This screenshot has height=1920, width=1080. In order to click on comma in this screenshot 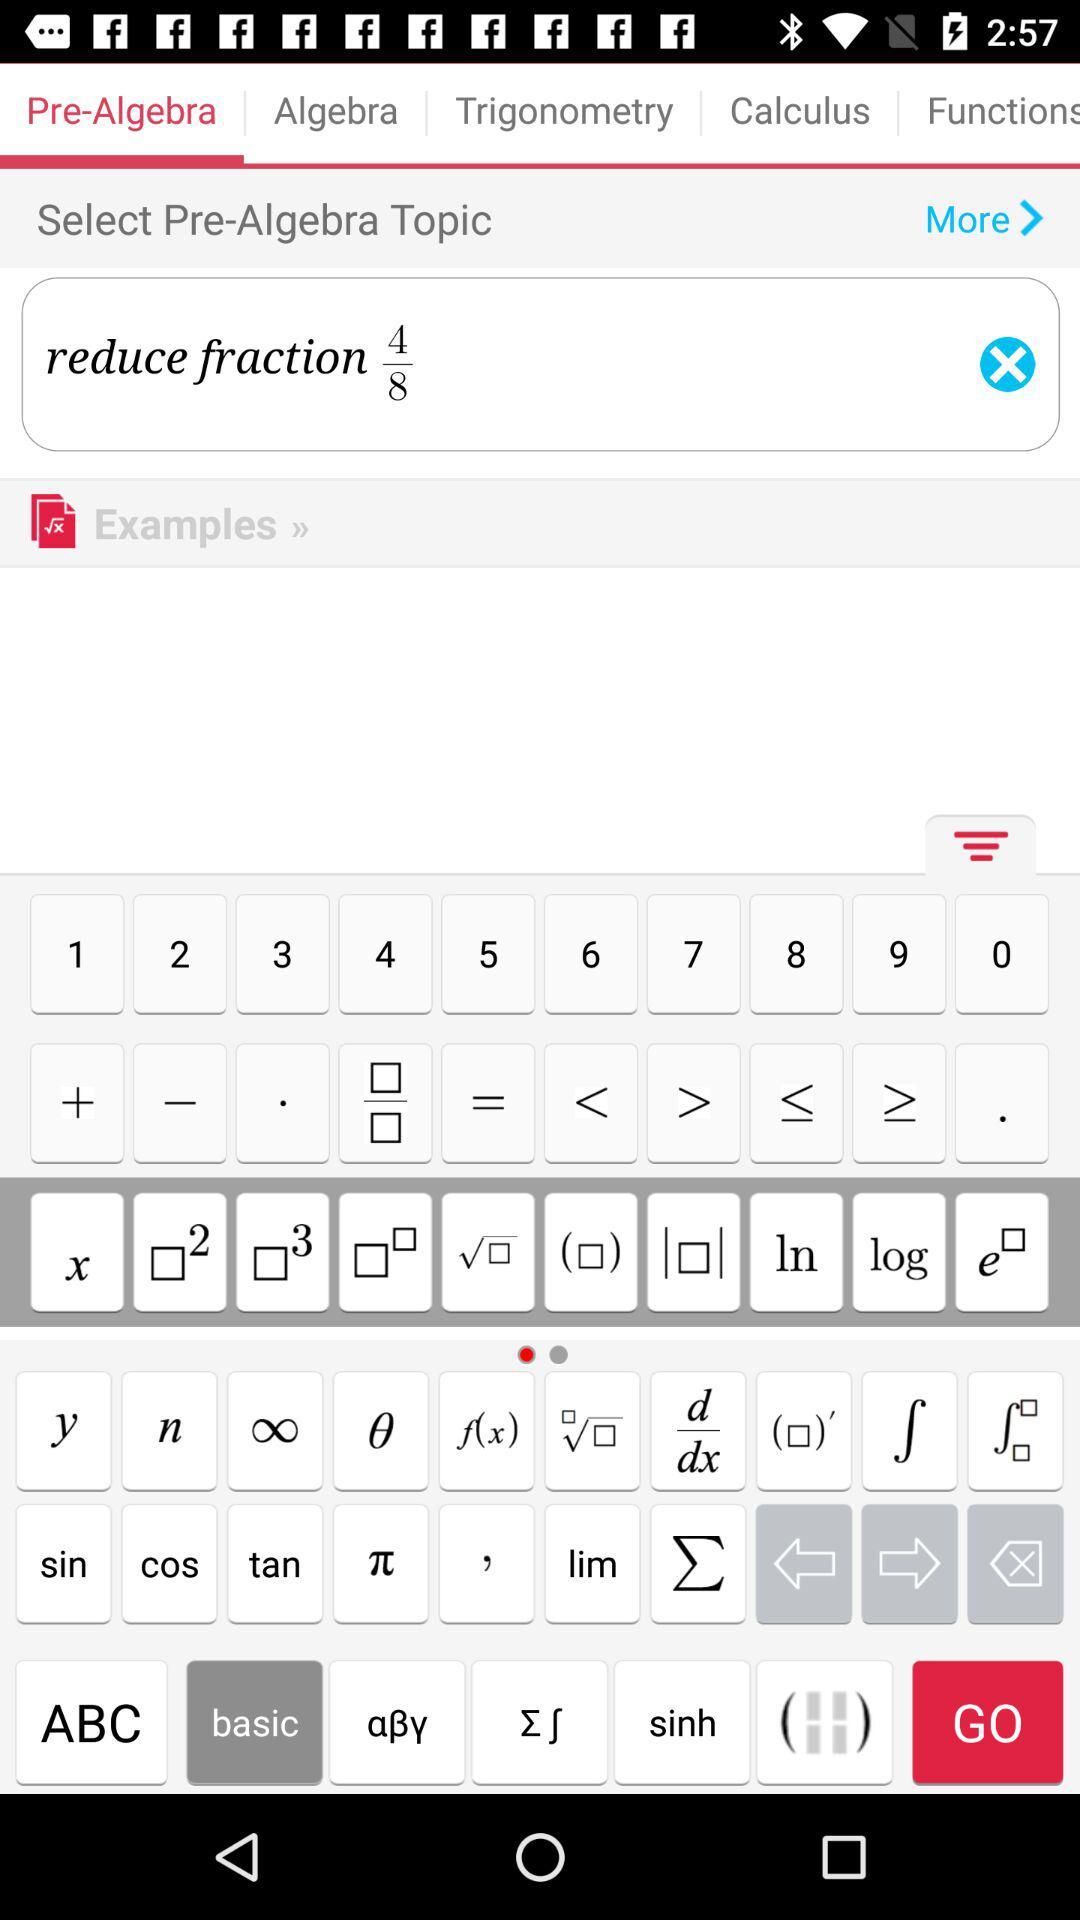, I will do `click(486, 1562)`.